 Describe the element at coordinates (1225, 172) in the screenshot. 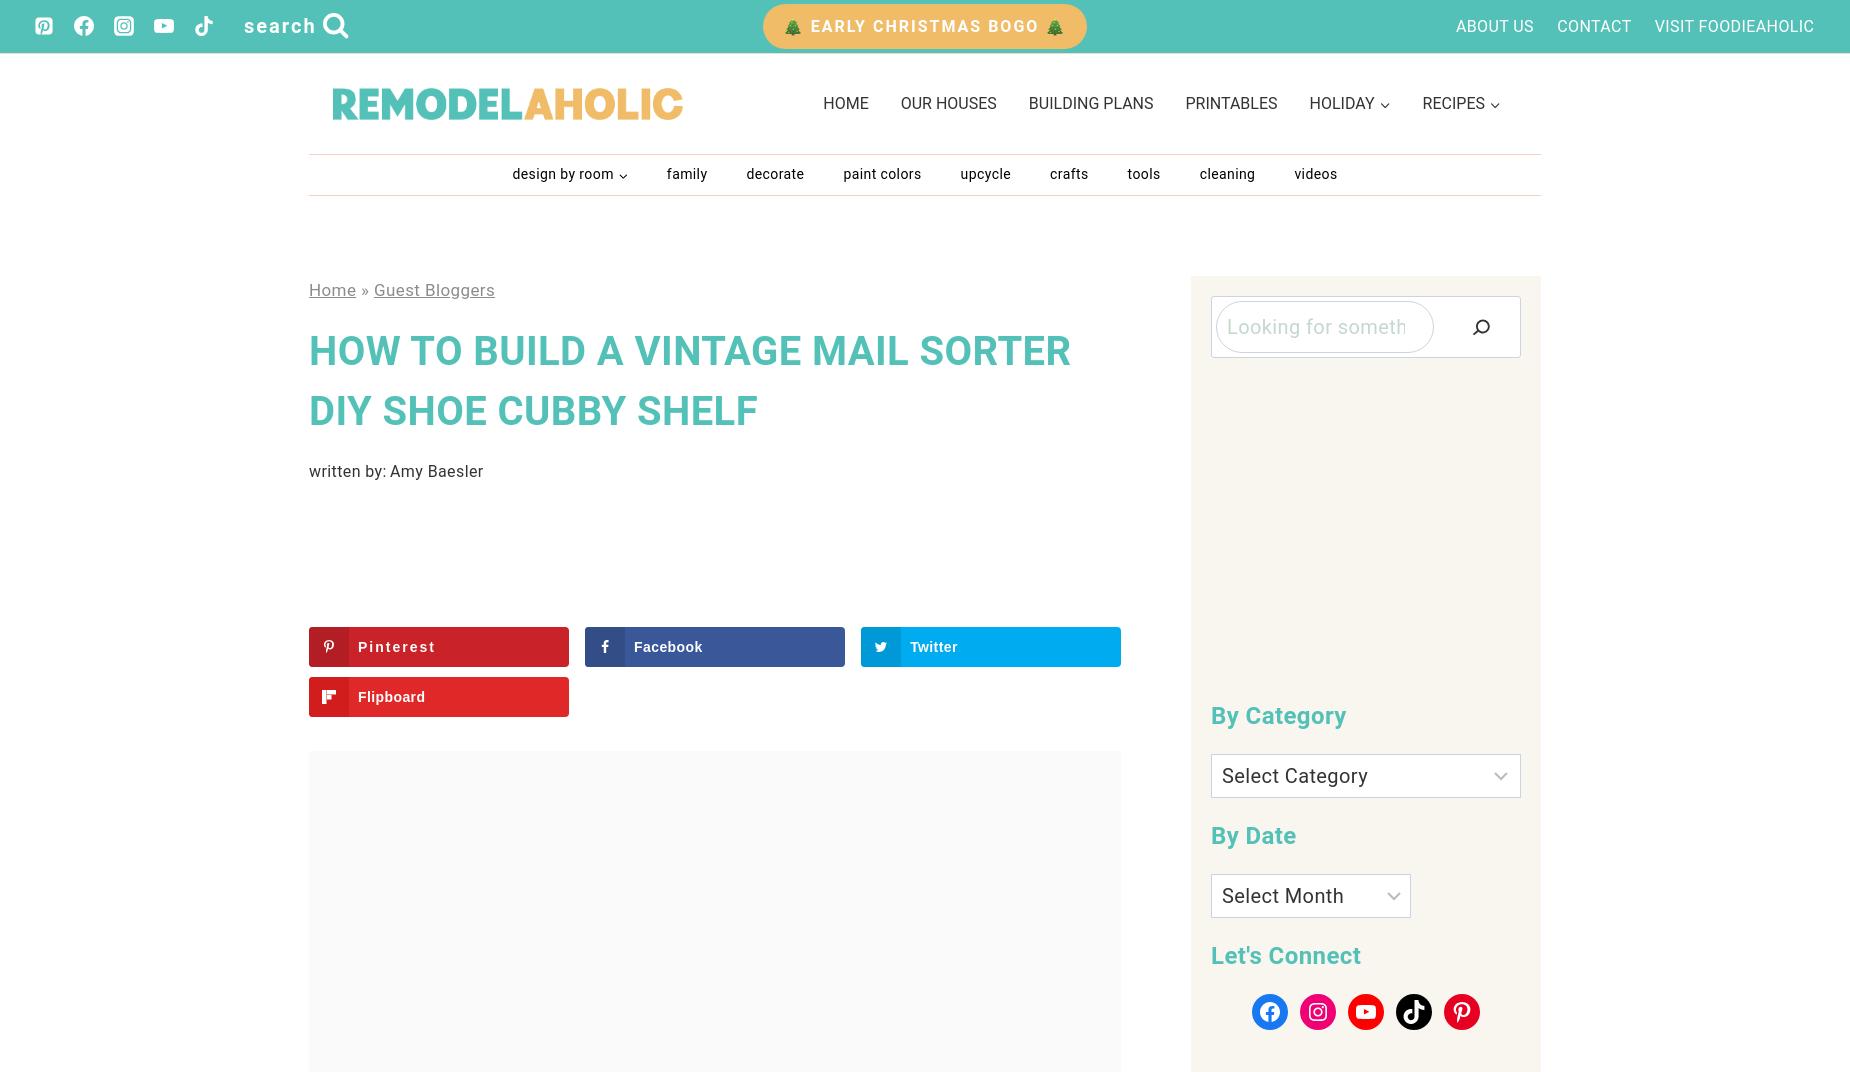

I see `'Cleaning'` at that location.